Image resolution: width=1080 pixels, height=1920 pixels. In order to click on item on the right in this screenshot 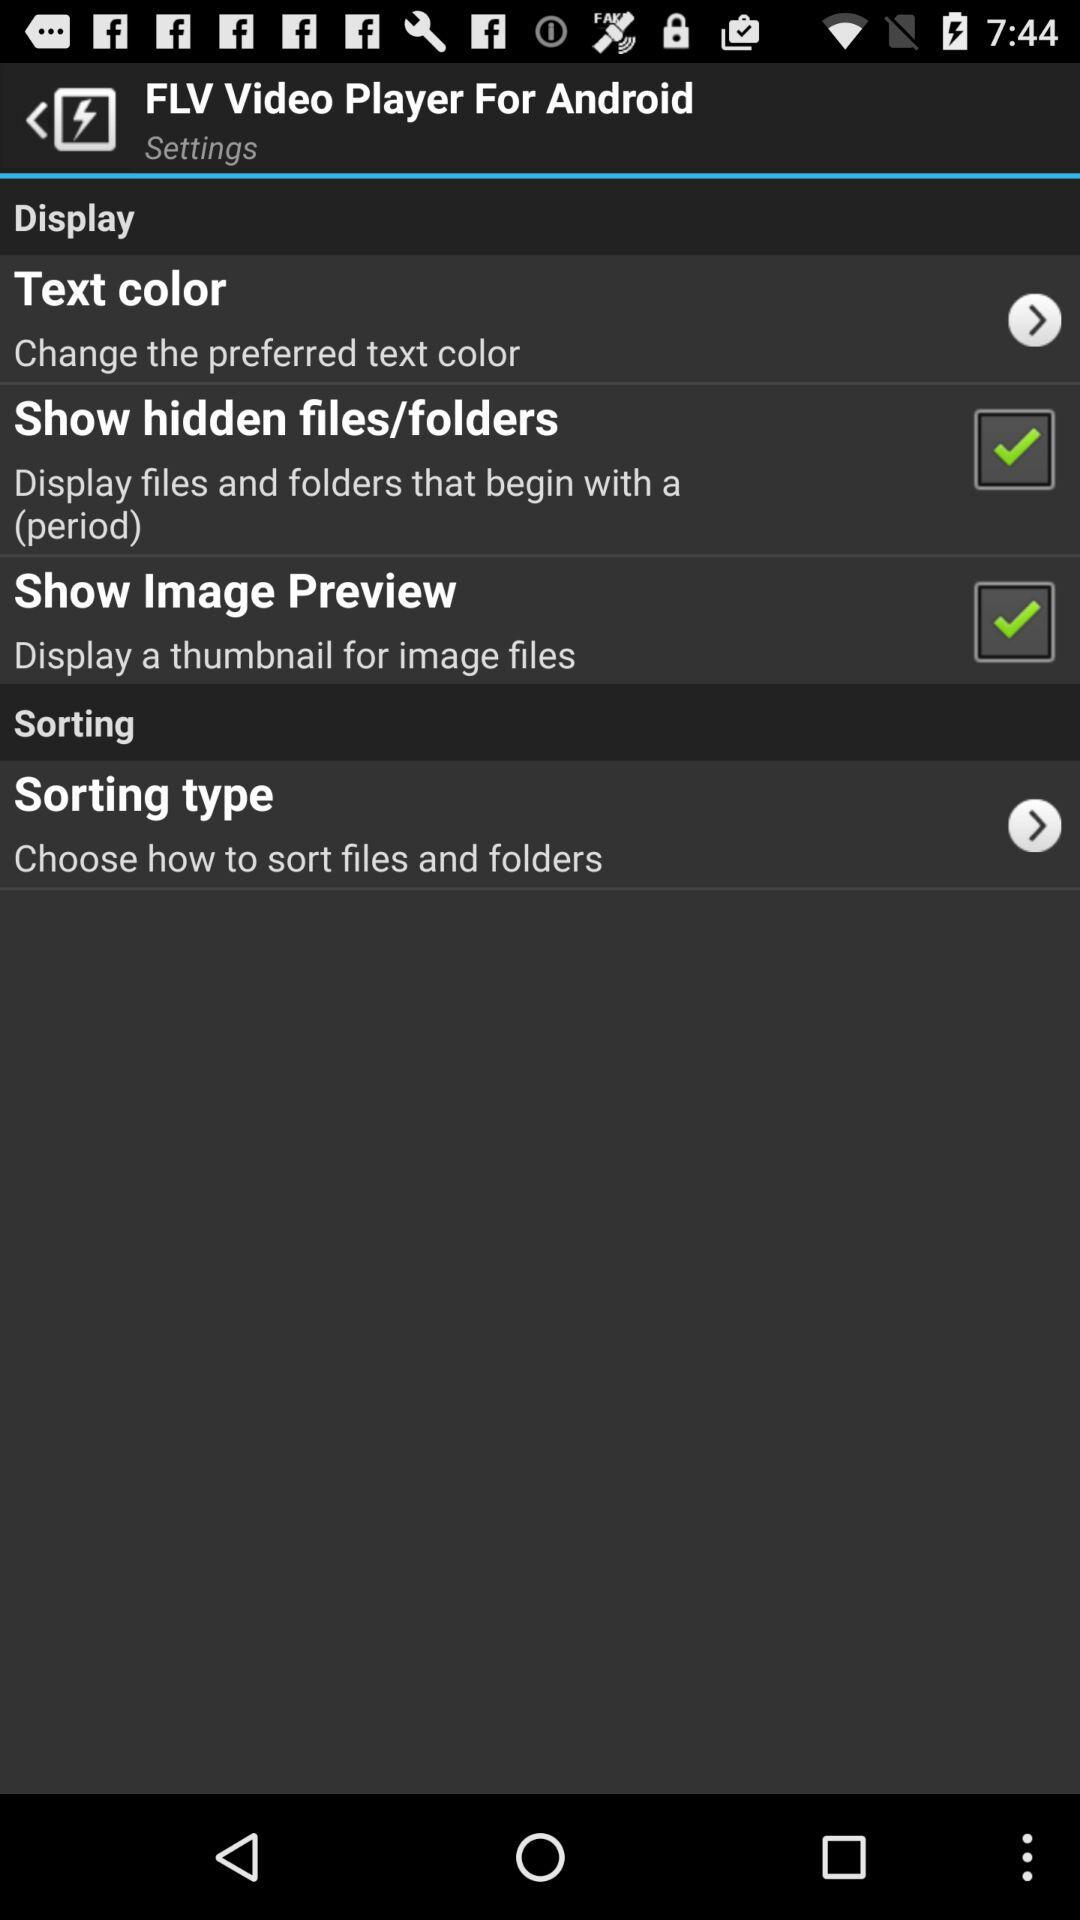, I will do `click(1041, 823)`.